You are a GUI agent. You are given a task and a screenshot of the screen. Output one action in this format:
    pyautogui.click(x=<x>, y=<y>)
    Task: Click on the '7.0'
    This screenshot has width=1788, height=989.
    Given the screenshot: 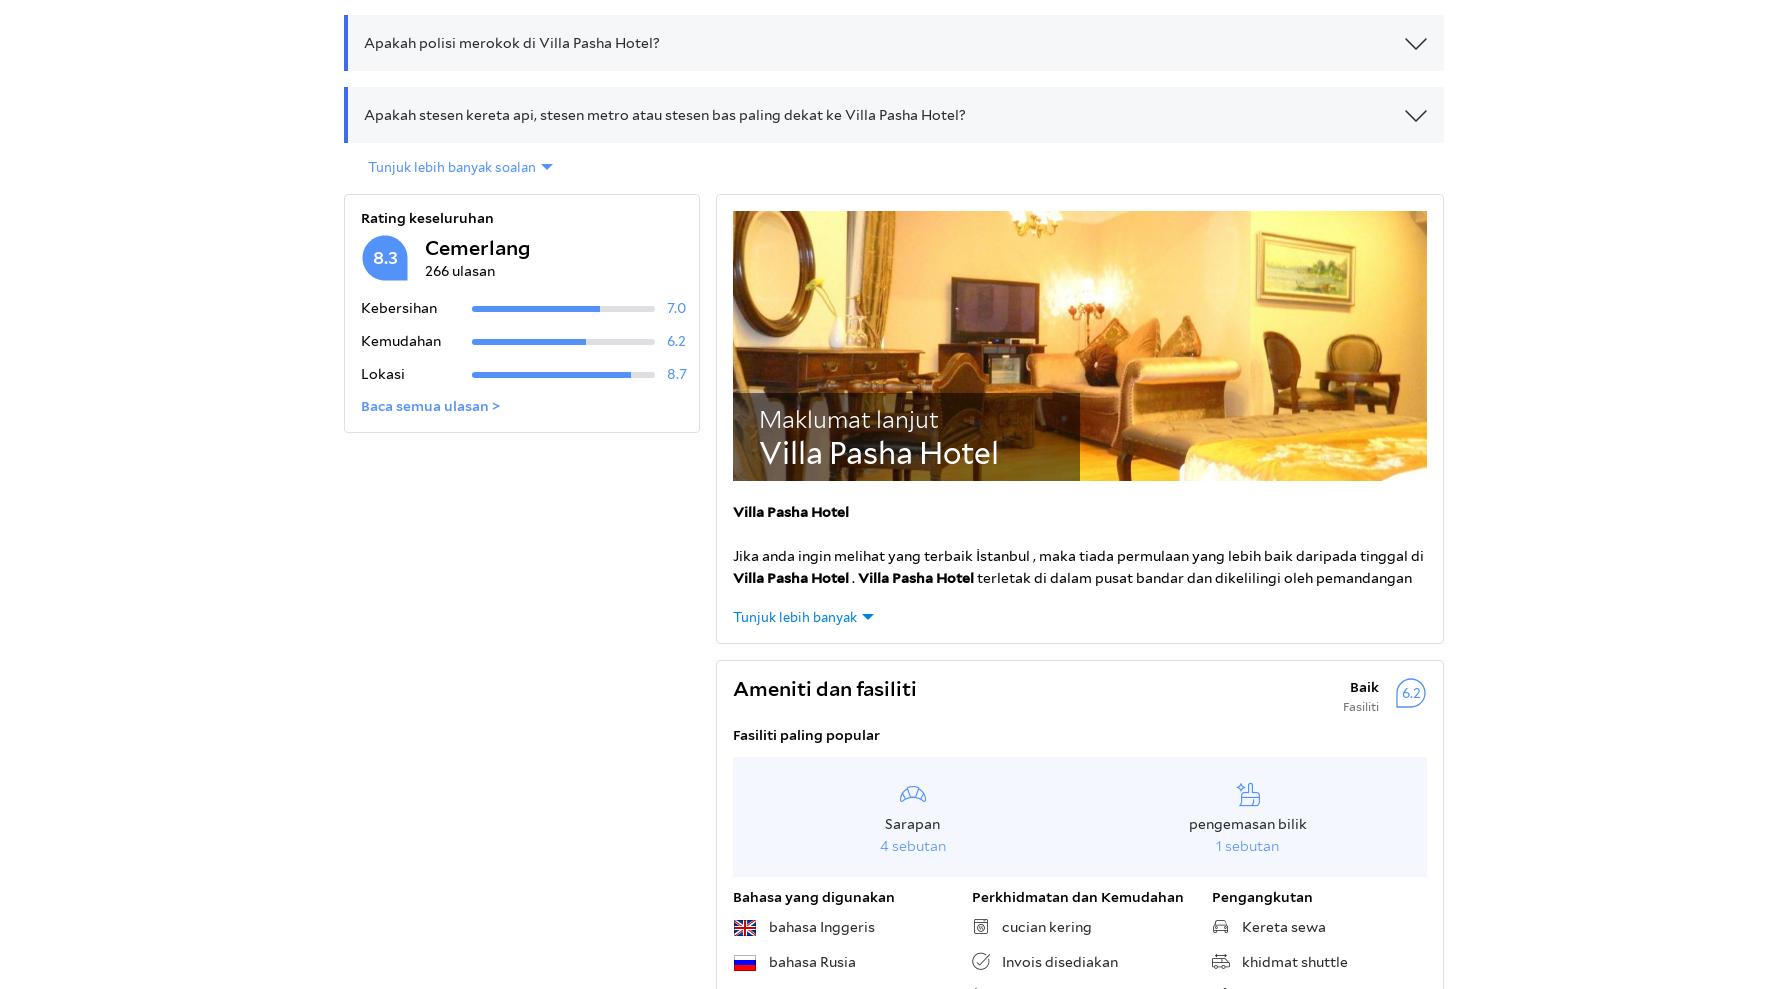 What is the action you would take?
    pyautogui.click(x=675, y=307)
    